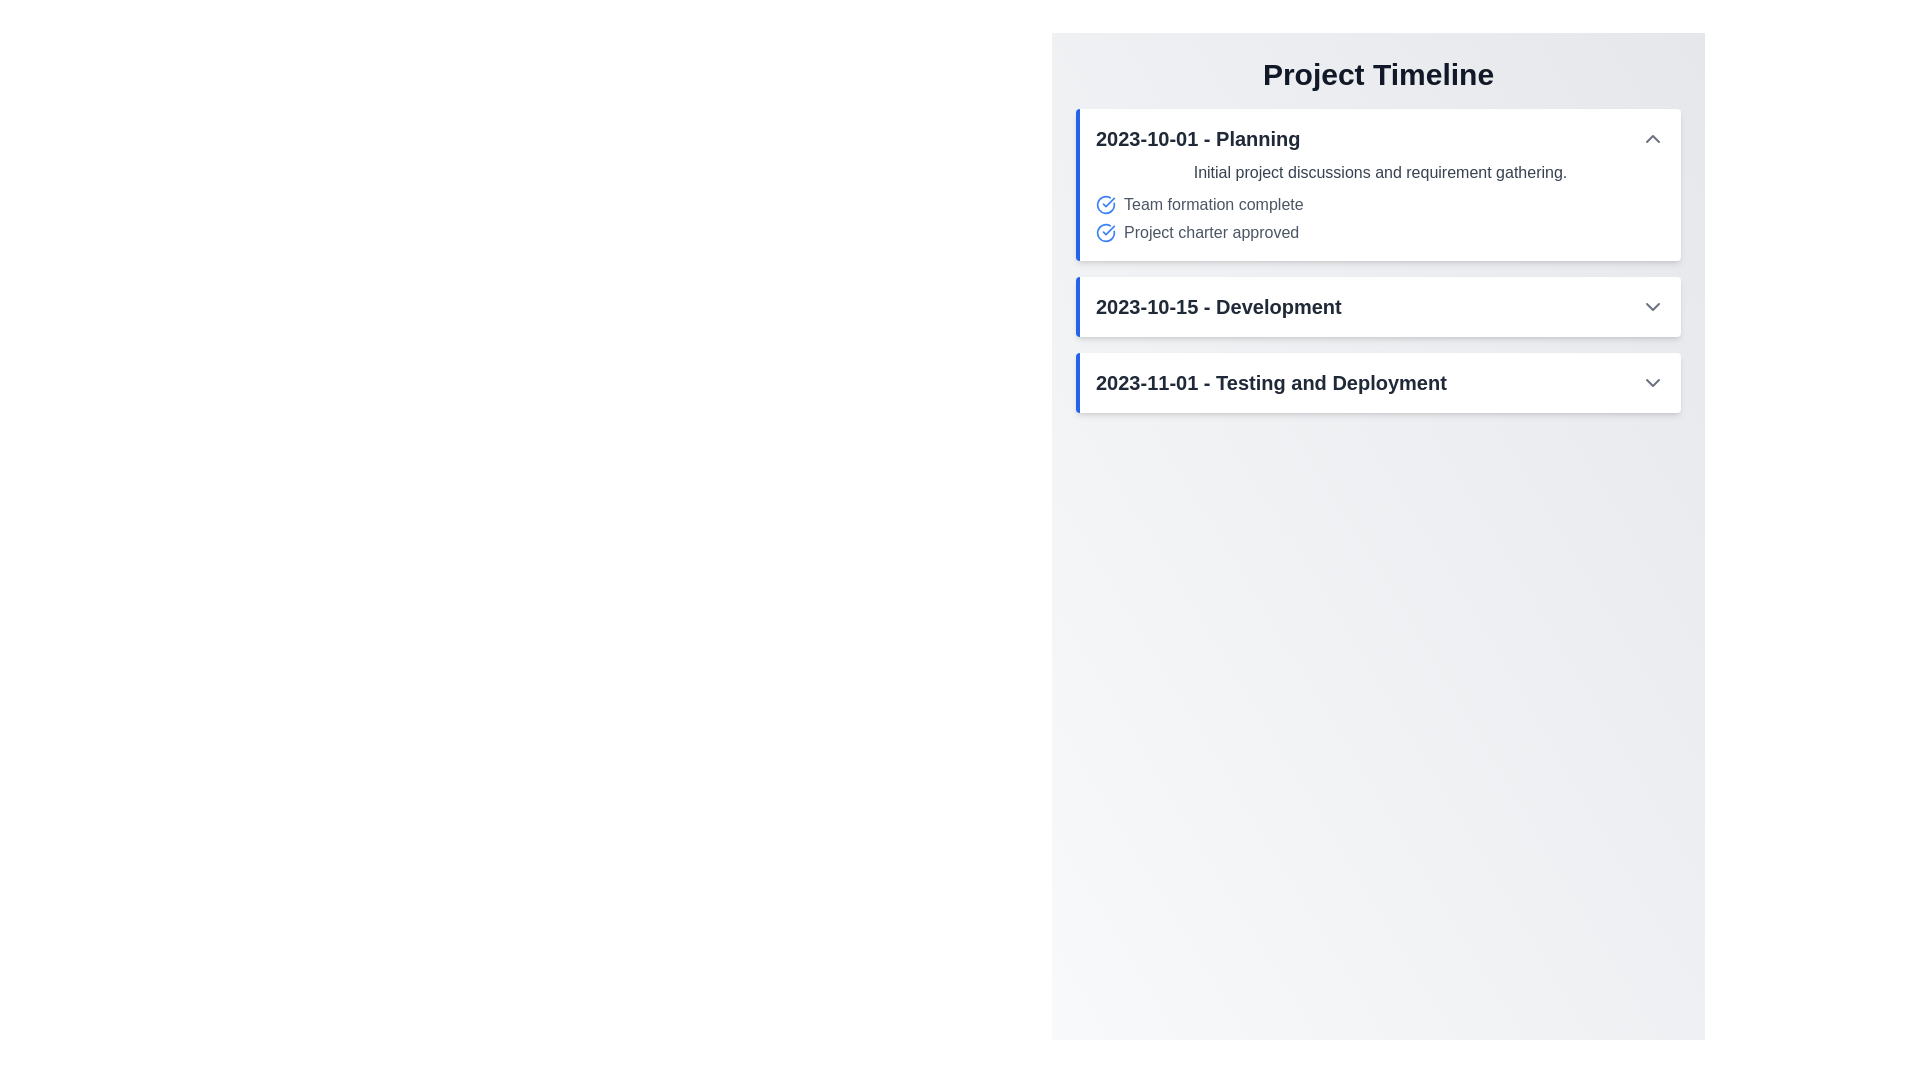 The height and width of the screenshot is (1080, 1920). Describe the element at coordinates (1212, 204) in the screenshot. I see `text label displaying 'Team formation complete' under the '2023-10-01 - Planning' section in the 'Project Timeline'` at that location.